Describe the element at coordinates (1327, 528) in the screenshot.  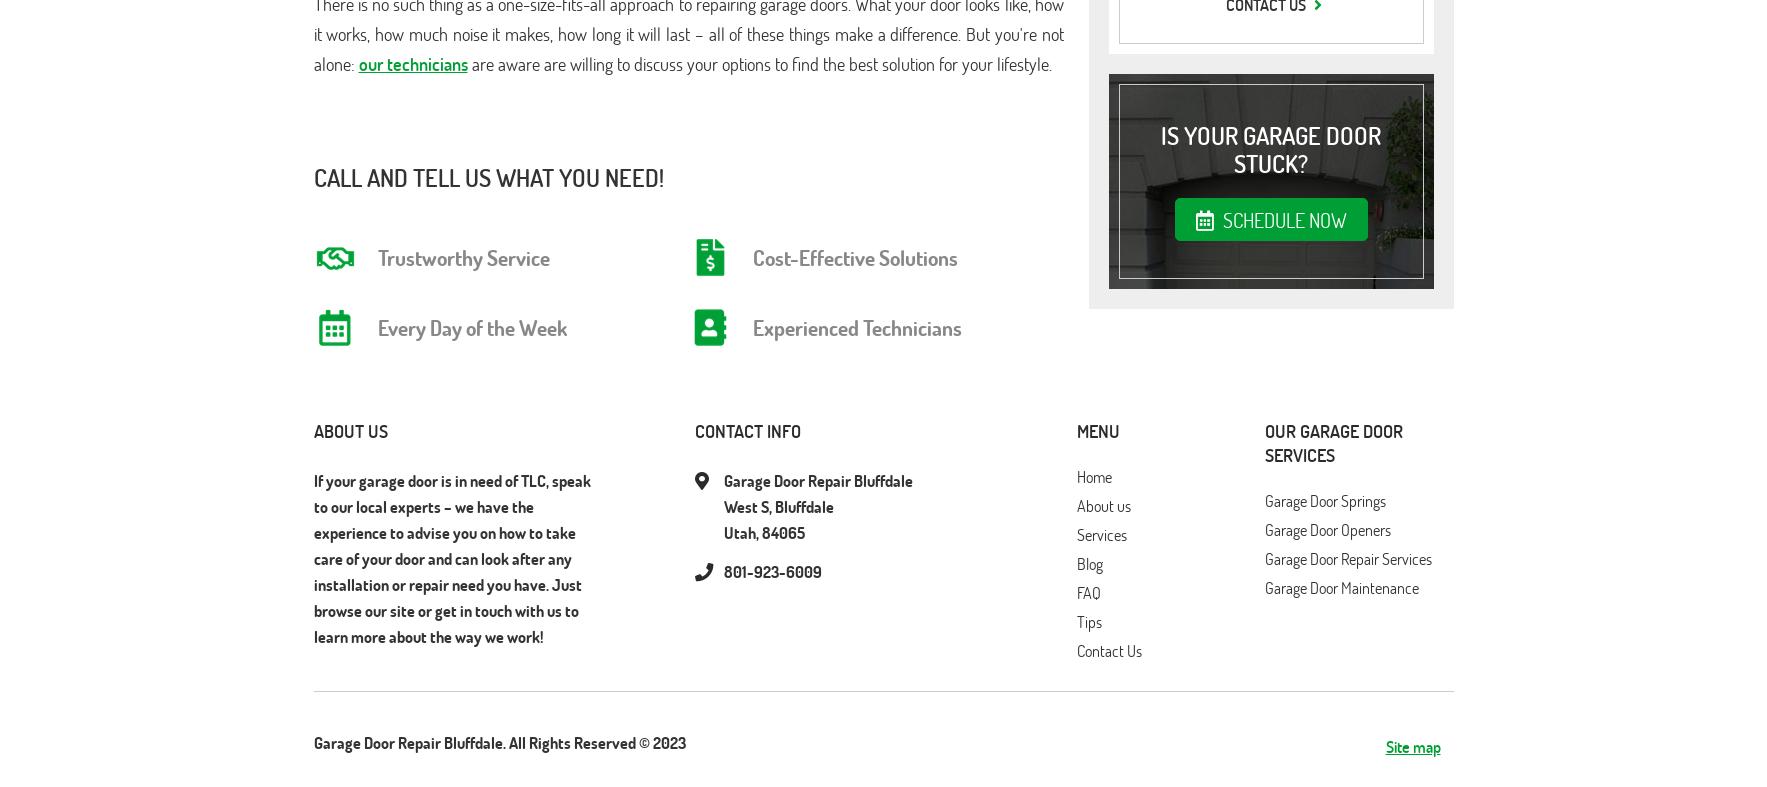
I see `'Garage Door Openers'` at that location.